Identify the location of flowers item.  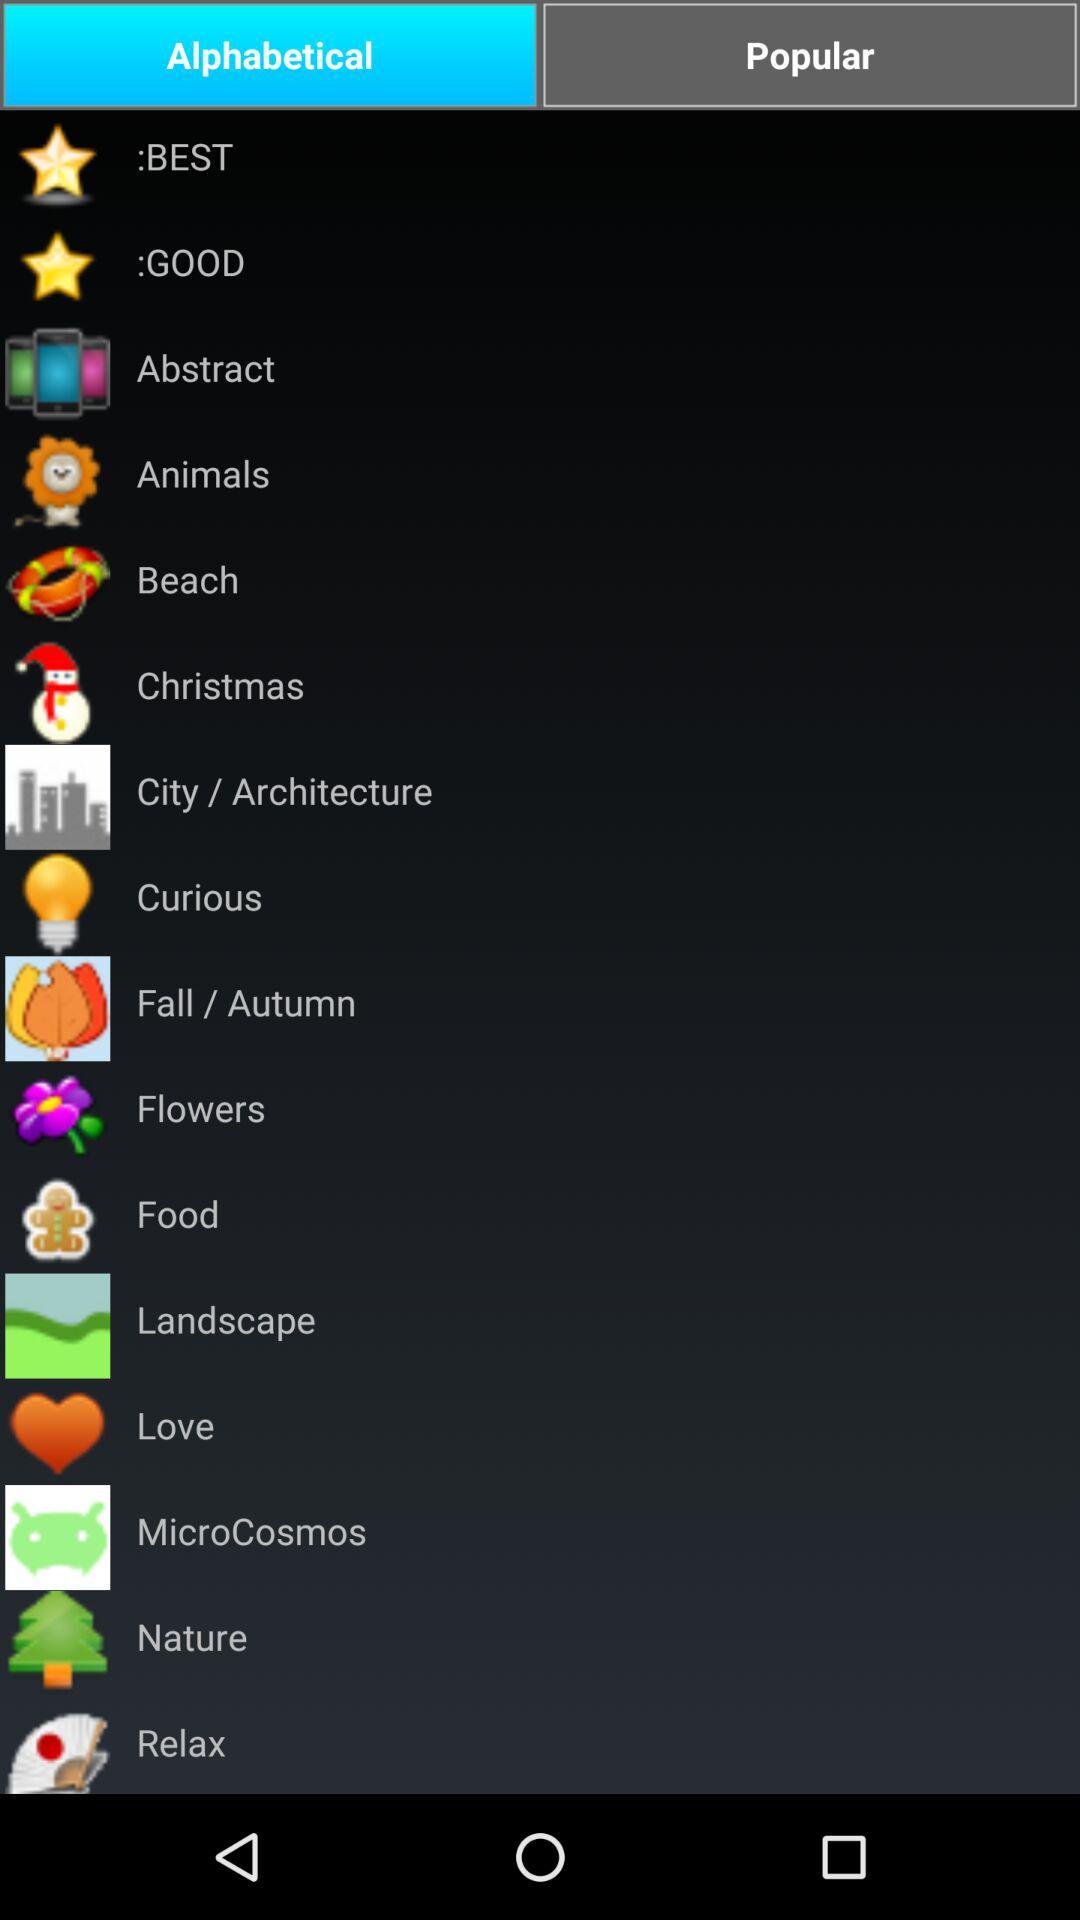
(200, 1113).